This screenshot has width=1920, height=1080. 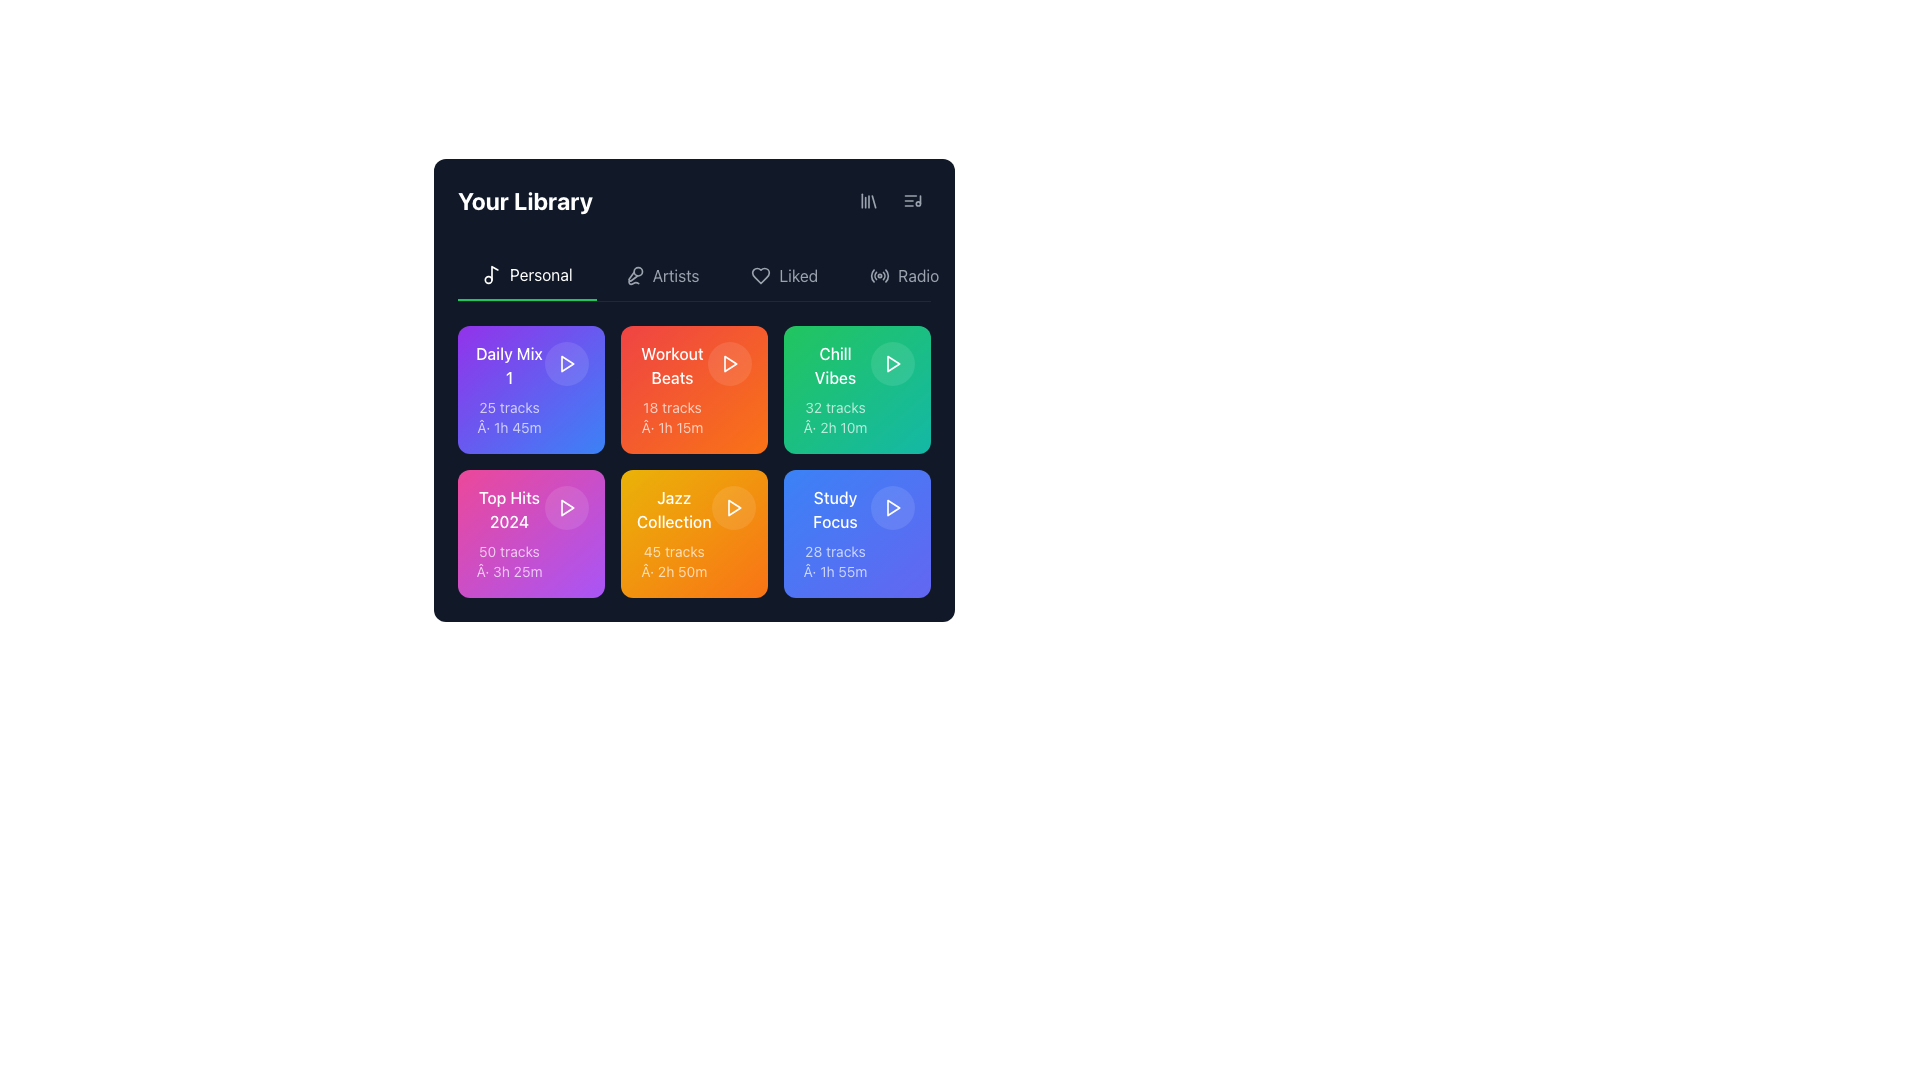 I want to click on the icon button represented by a musical note in the top-right corner of the navigation bar, so click(x=911, y=200).